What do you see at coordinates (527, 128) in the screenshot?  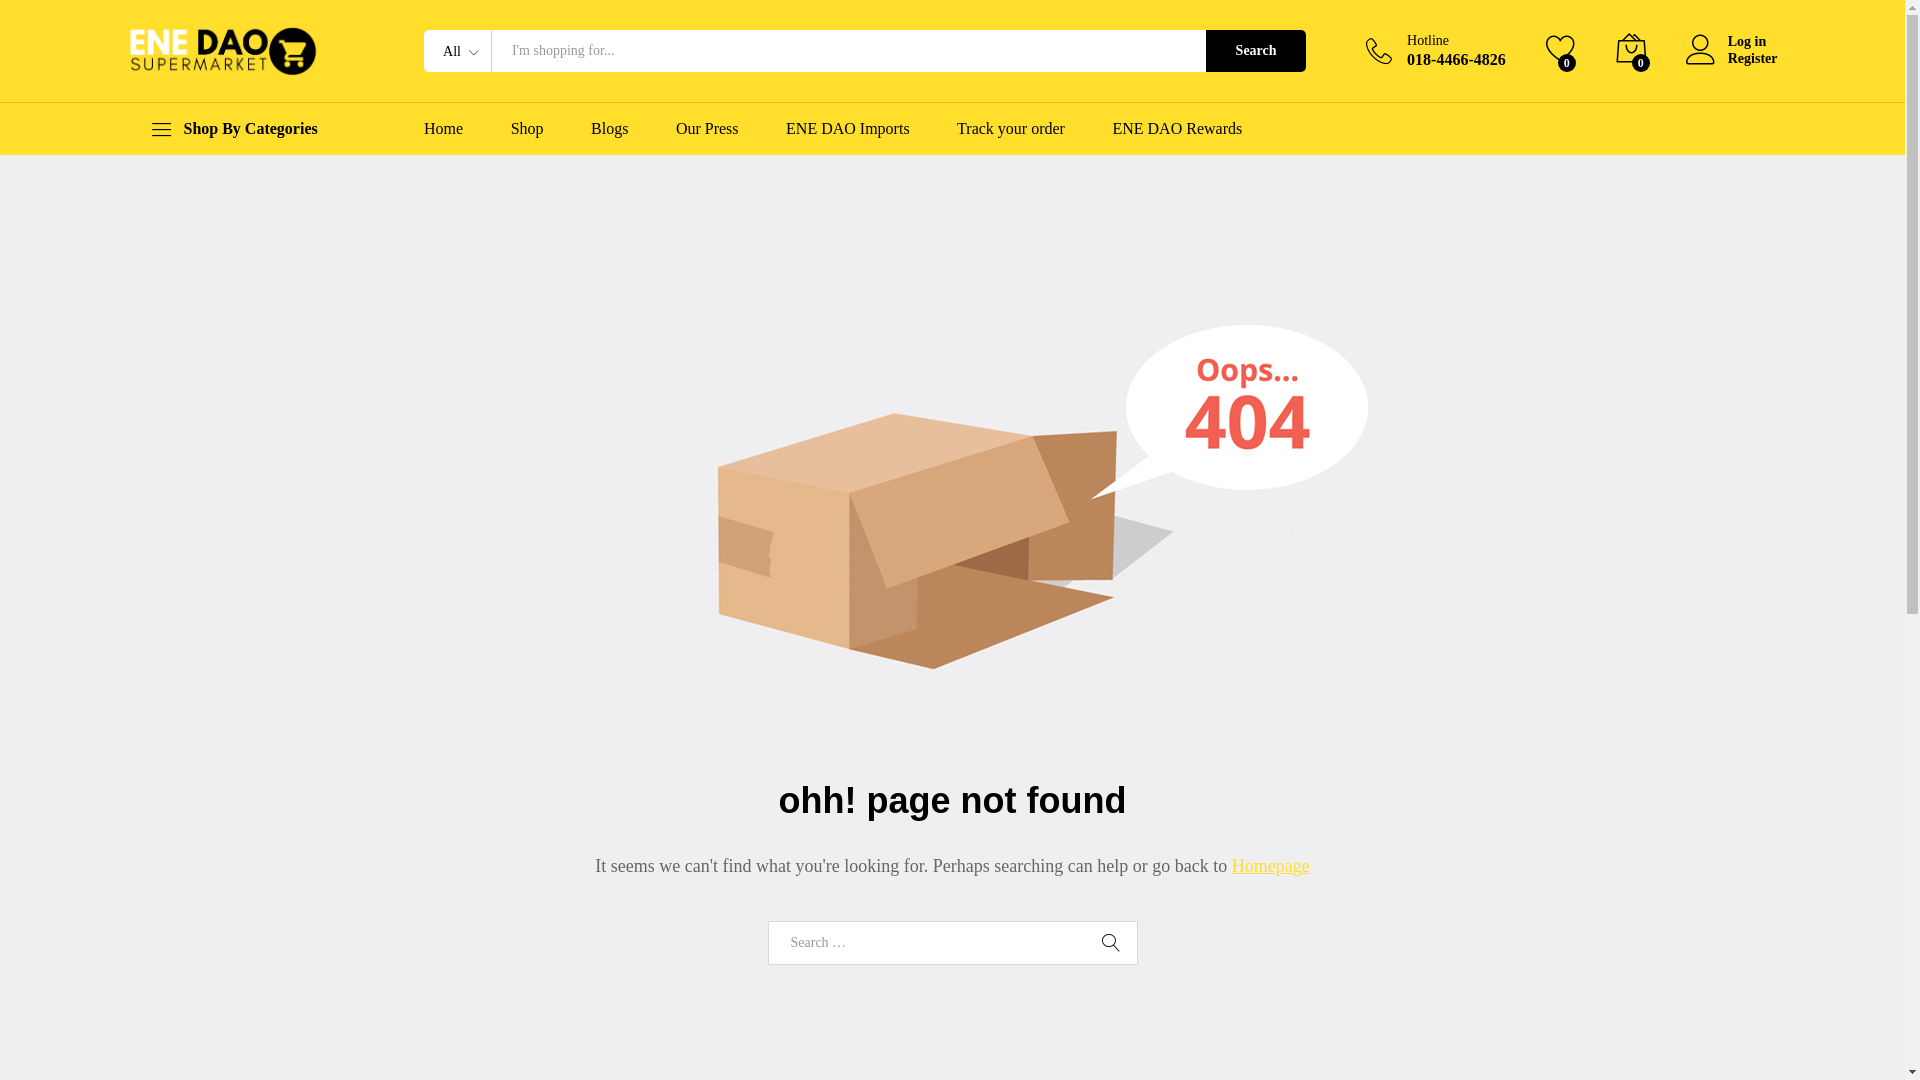 I see `'Shop'` at bounding box center [527, 128].